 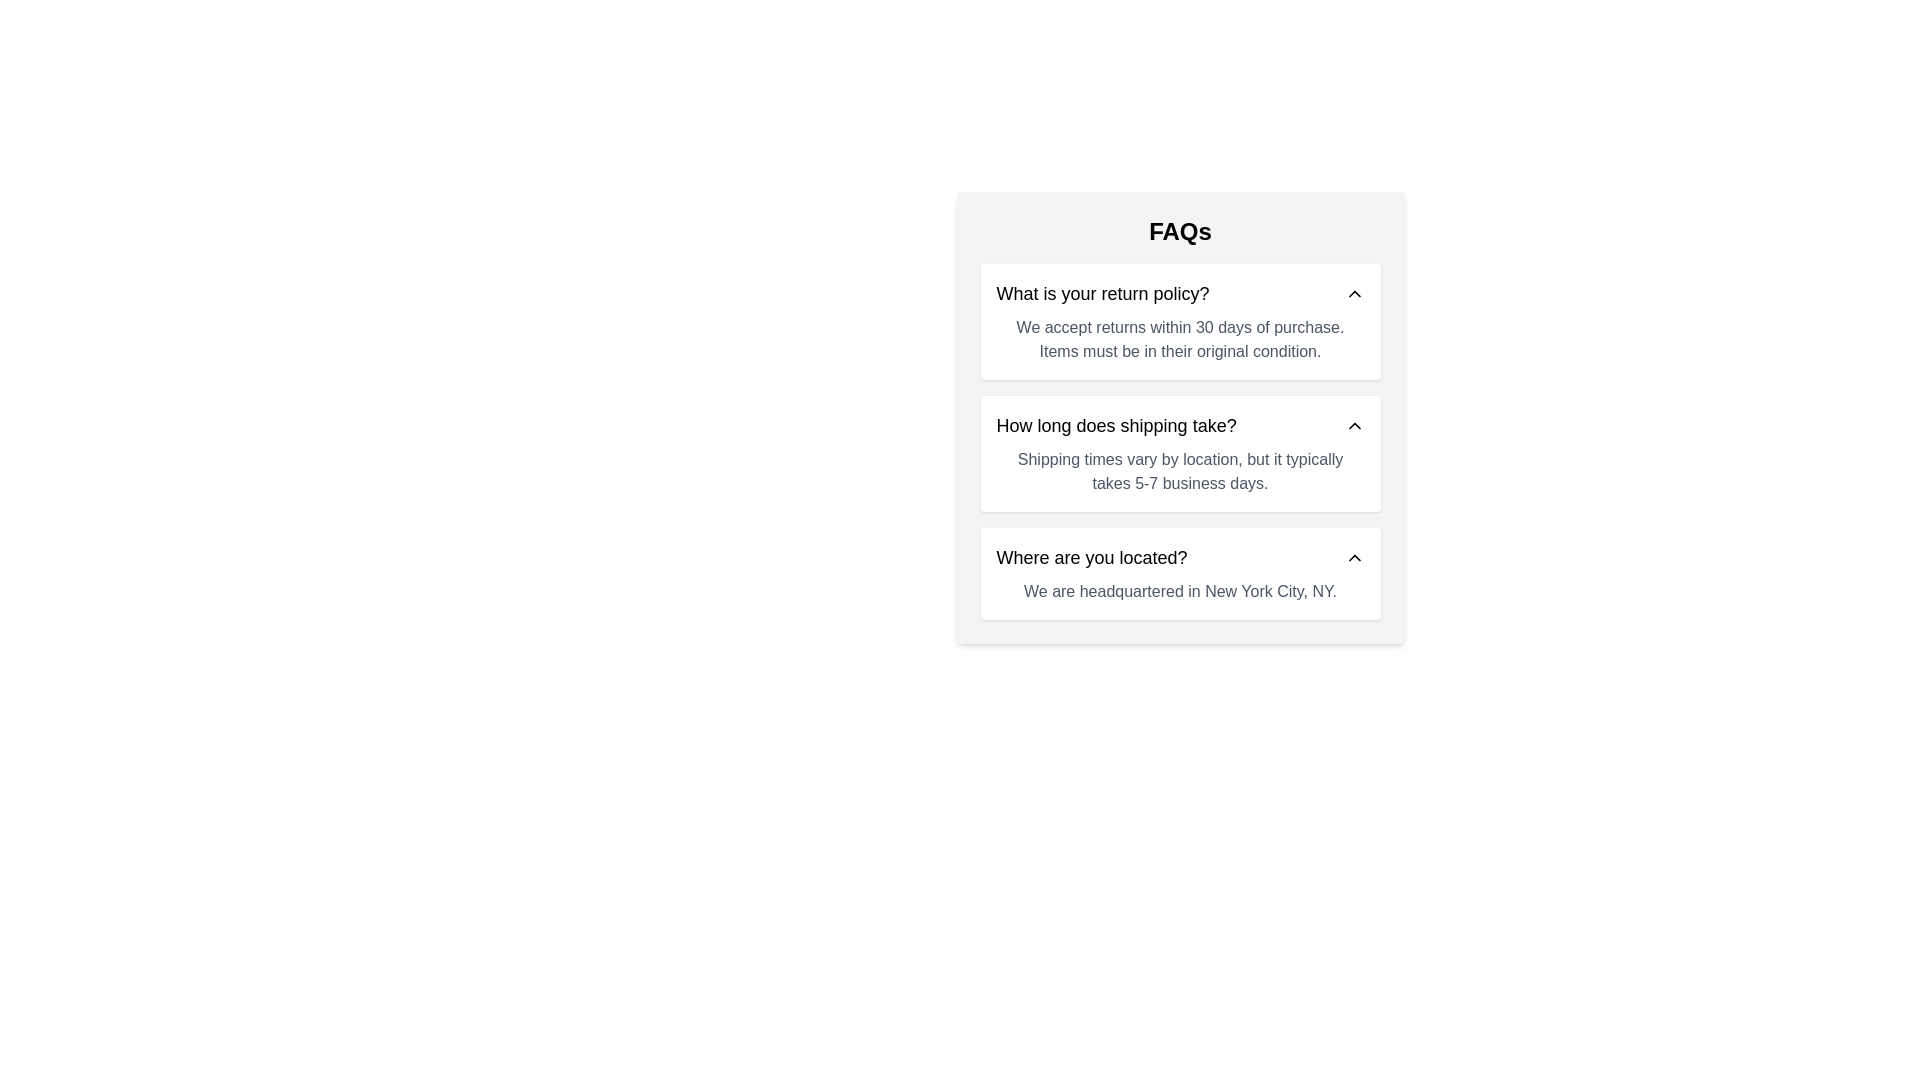 What do you see at coordinates (1115, 424) in the screenshot?
I see `the text label displaying the question 'How long does shipping take?' which is positioned as the second question in the FAQ section, located below 'What is your return policy?' and above 'Where are you located?'` at bounding box center [1115, 424].